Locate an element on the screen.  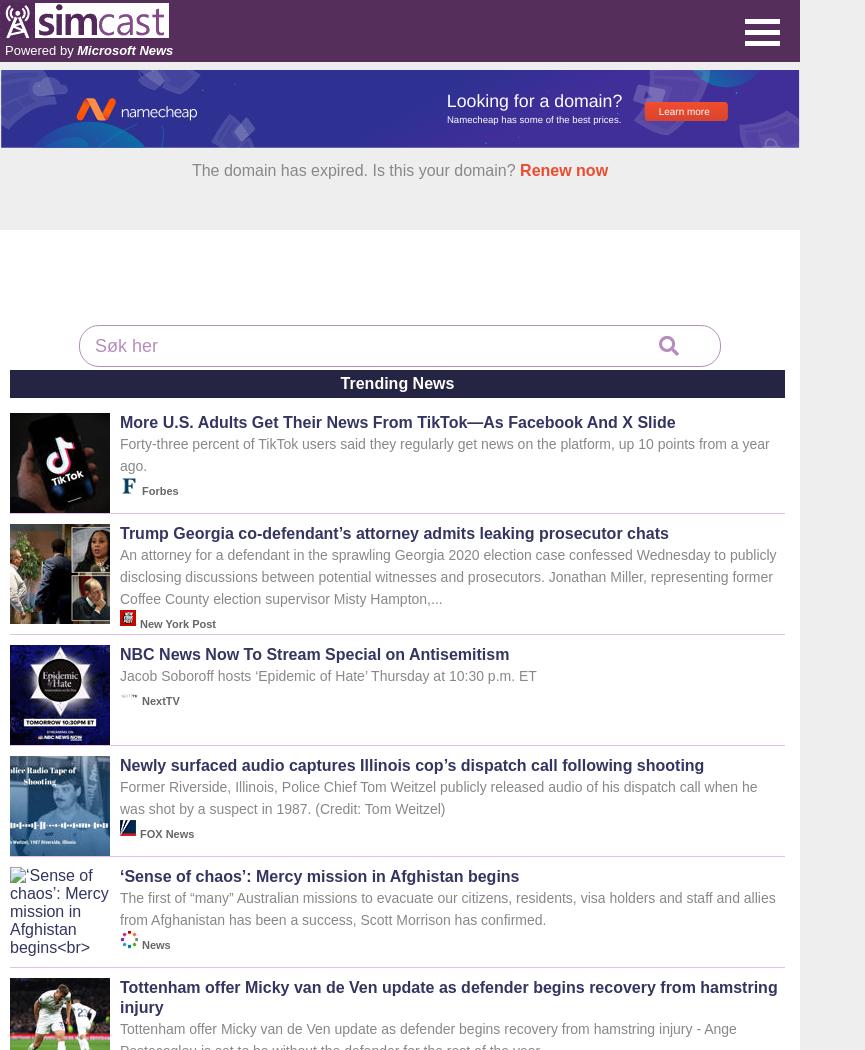
'Trending News' is located at coordinates (397, 383).